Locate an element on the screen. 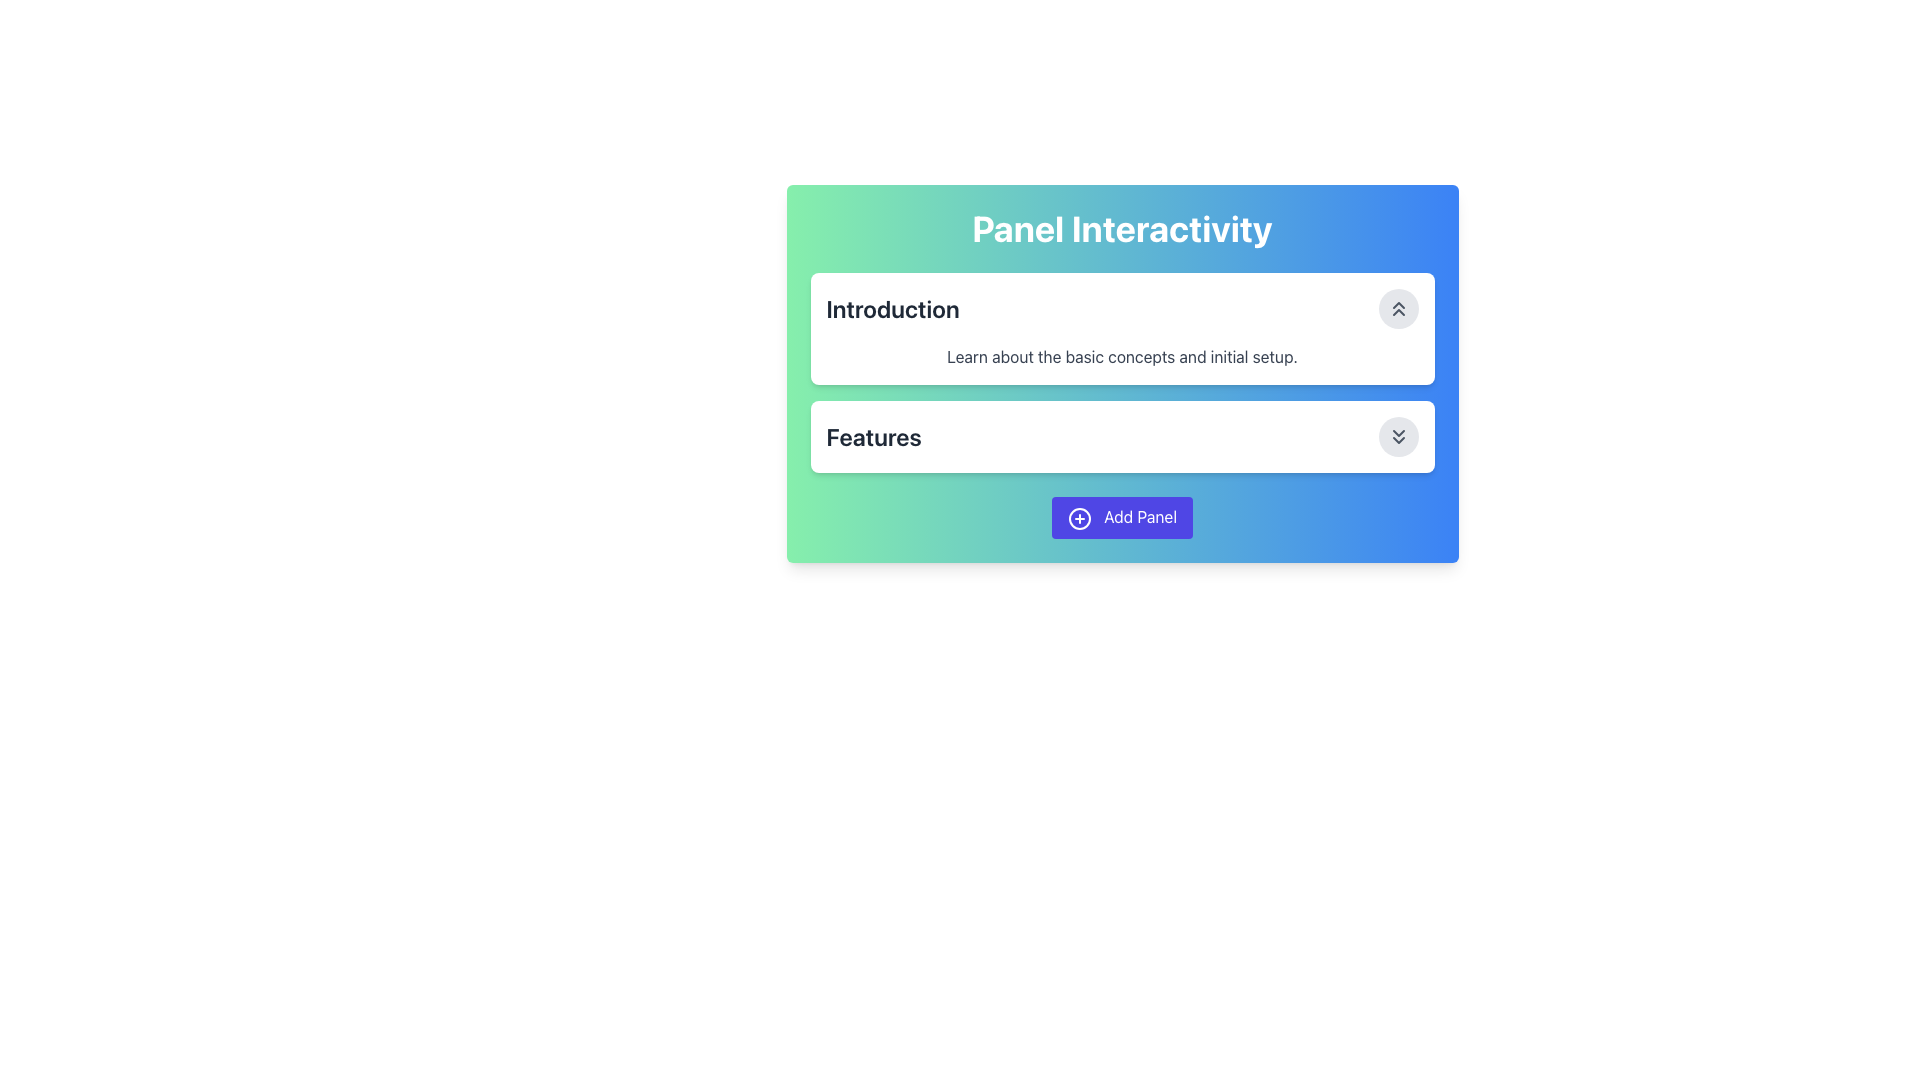  the Text block (Header) which serves as a title for the following section, positioned at the top-left corner of the main content card is located at coordinates (891, 308).